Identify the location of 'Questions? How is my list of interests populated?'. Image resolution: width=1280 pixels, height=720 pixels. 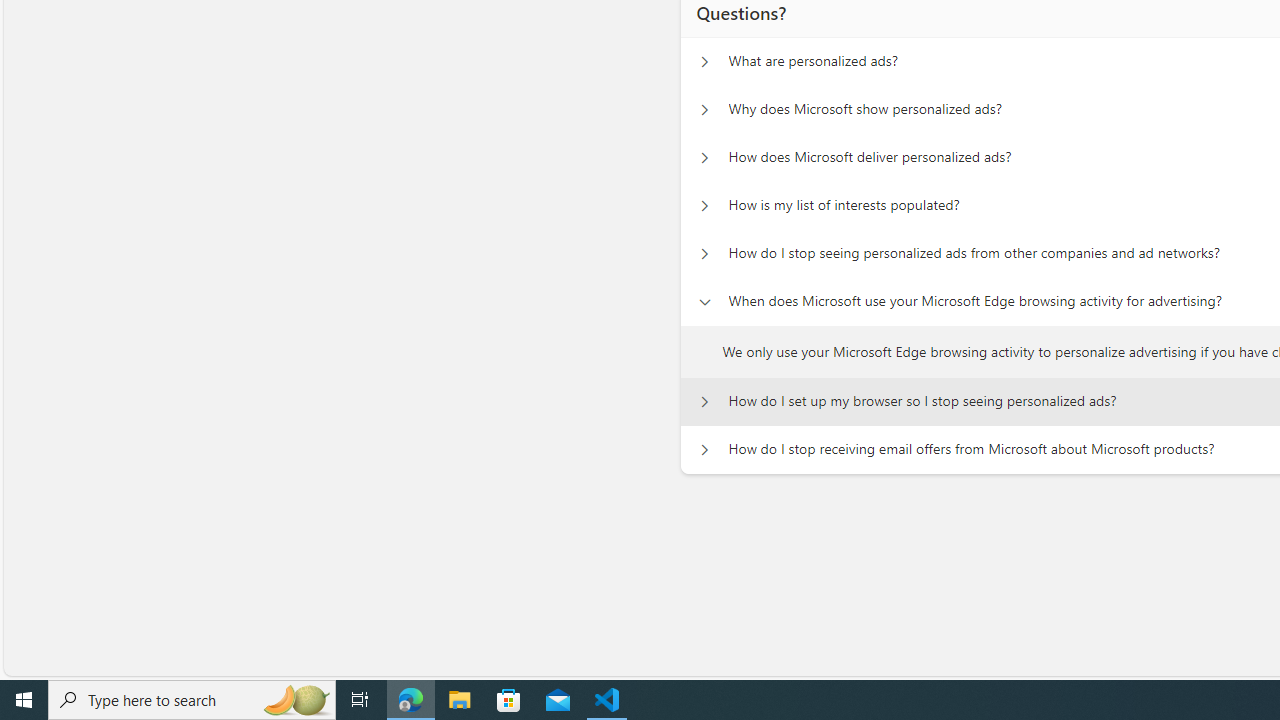
(704, 206).